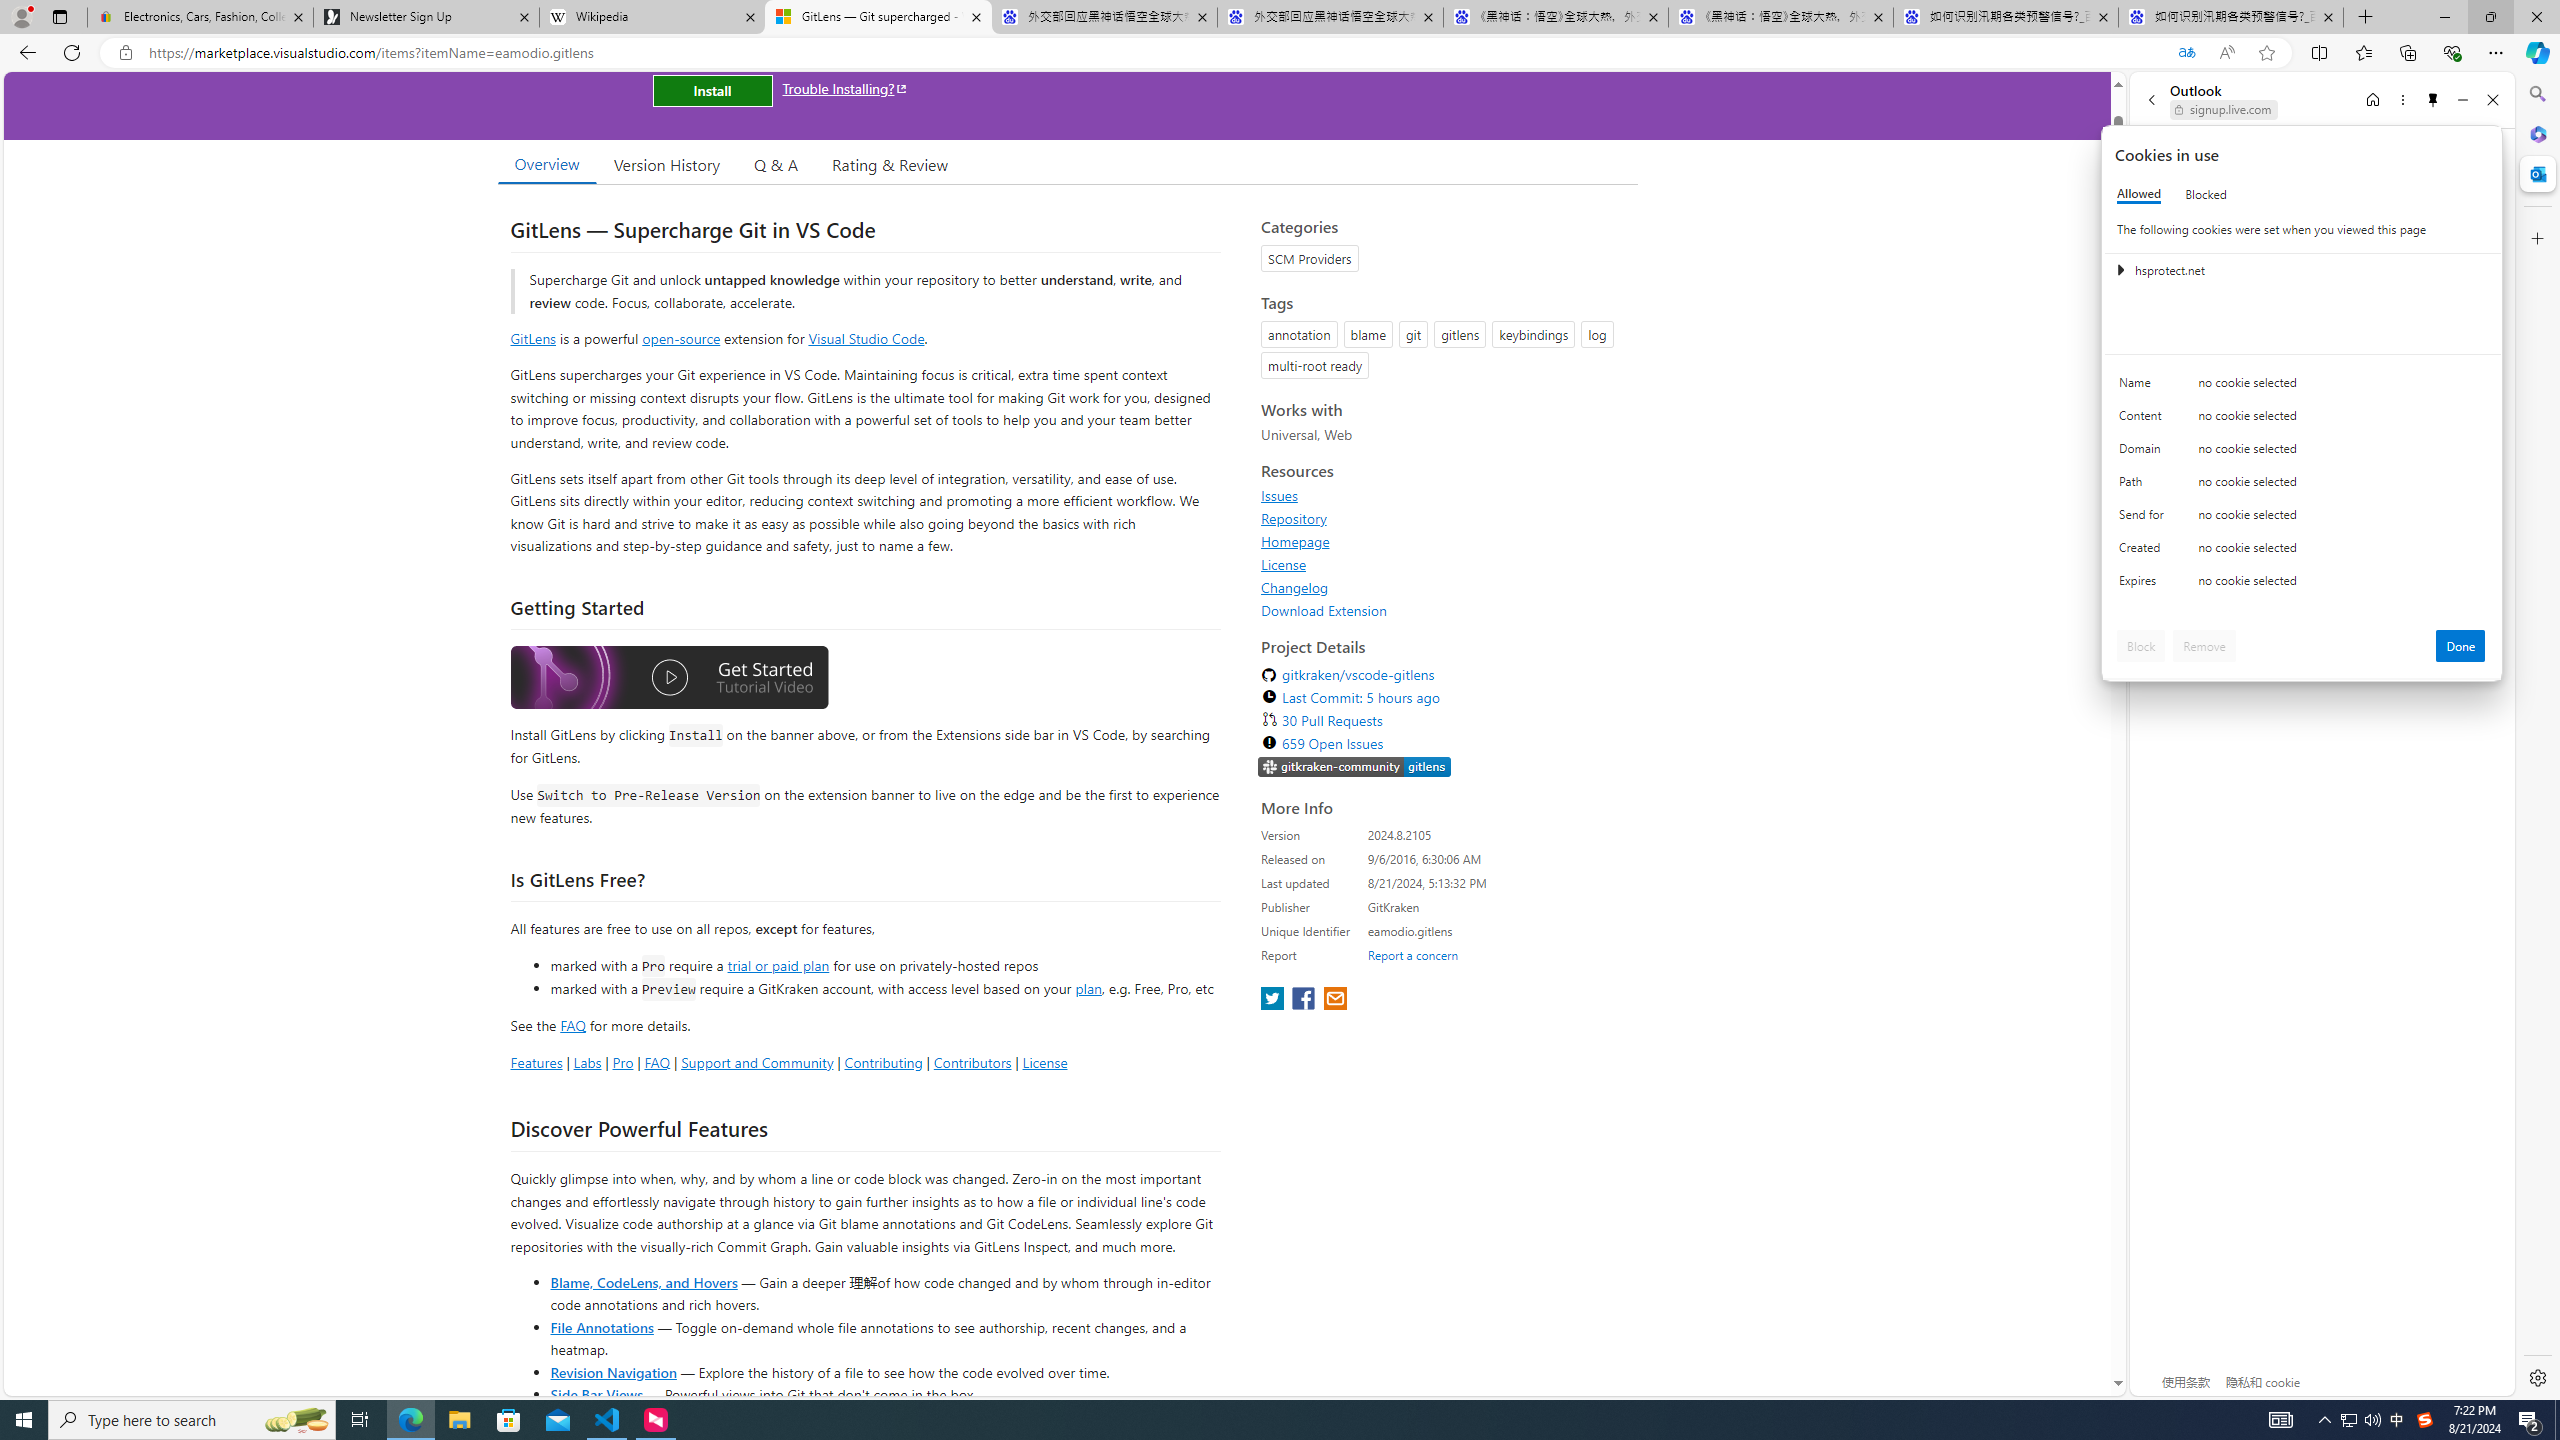 The image size is (2560, 1440). Describe the element at coordinates (2205, 194) in the screenshot. I see `'Blocked'` at that location.